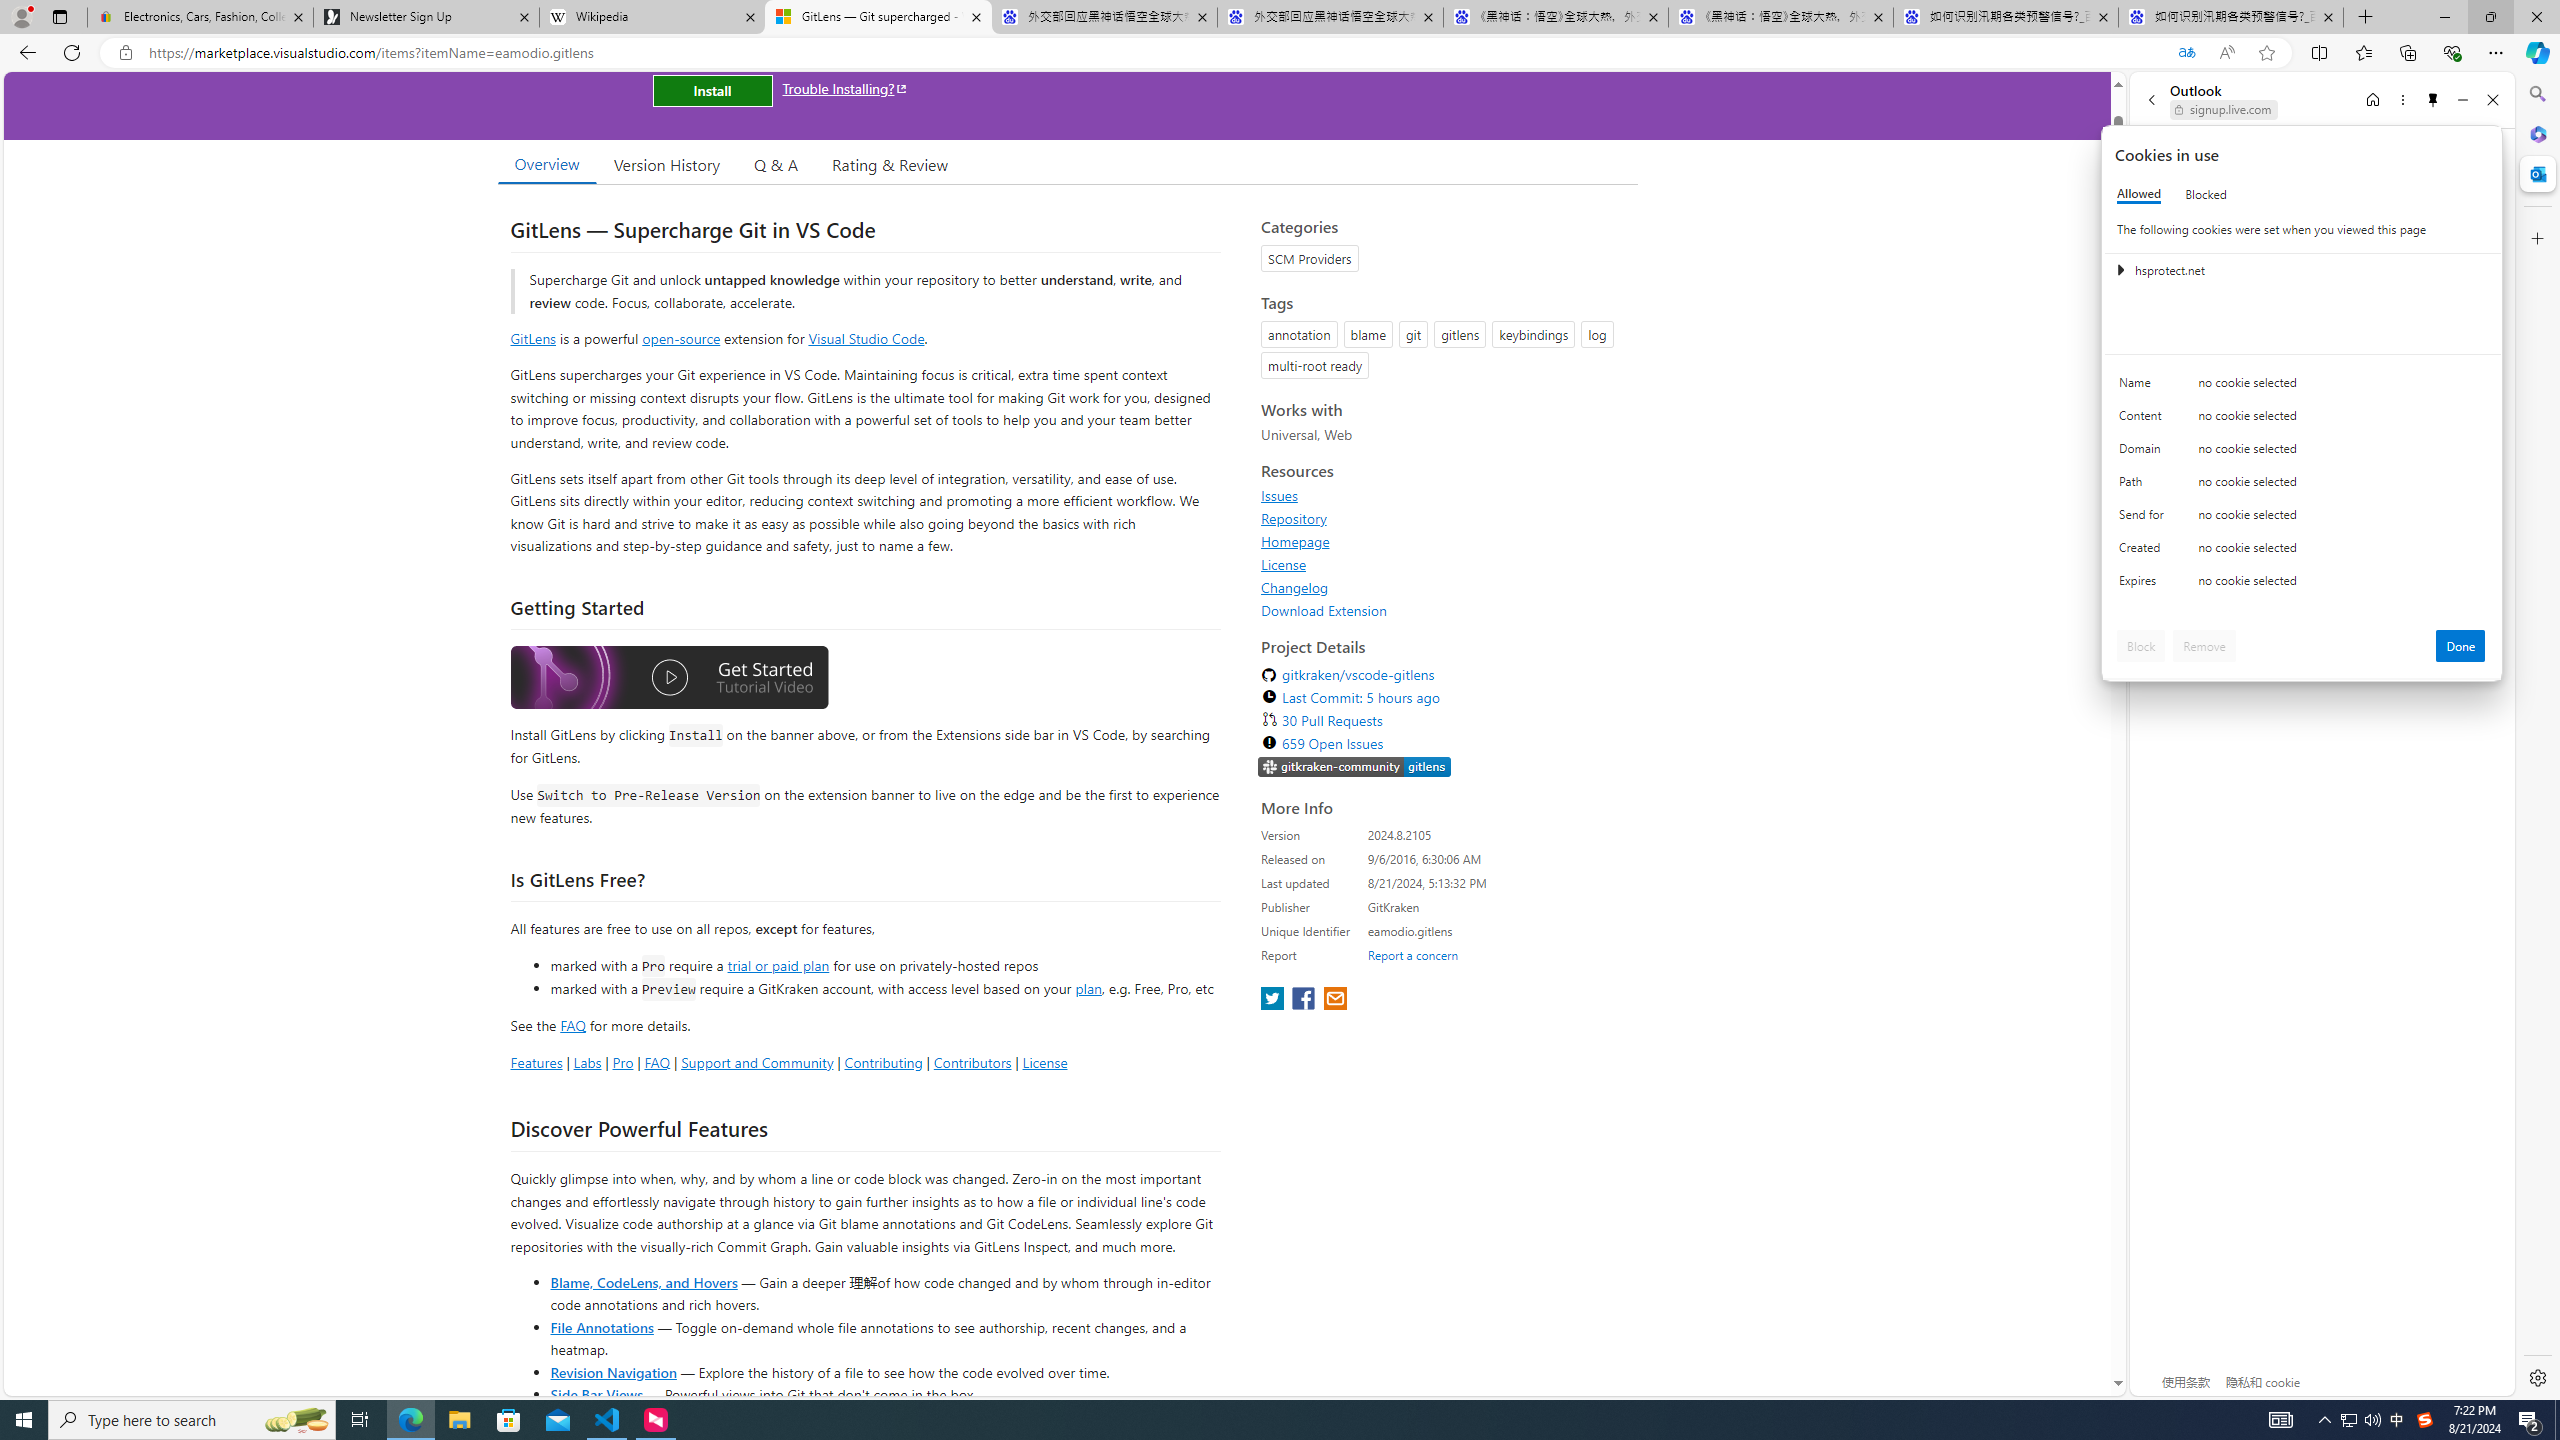 The image size is (2560, 1440). Describe the element at coordinates (2205, 194) in the screenshot. I see `'Blocked'` at that location.